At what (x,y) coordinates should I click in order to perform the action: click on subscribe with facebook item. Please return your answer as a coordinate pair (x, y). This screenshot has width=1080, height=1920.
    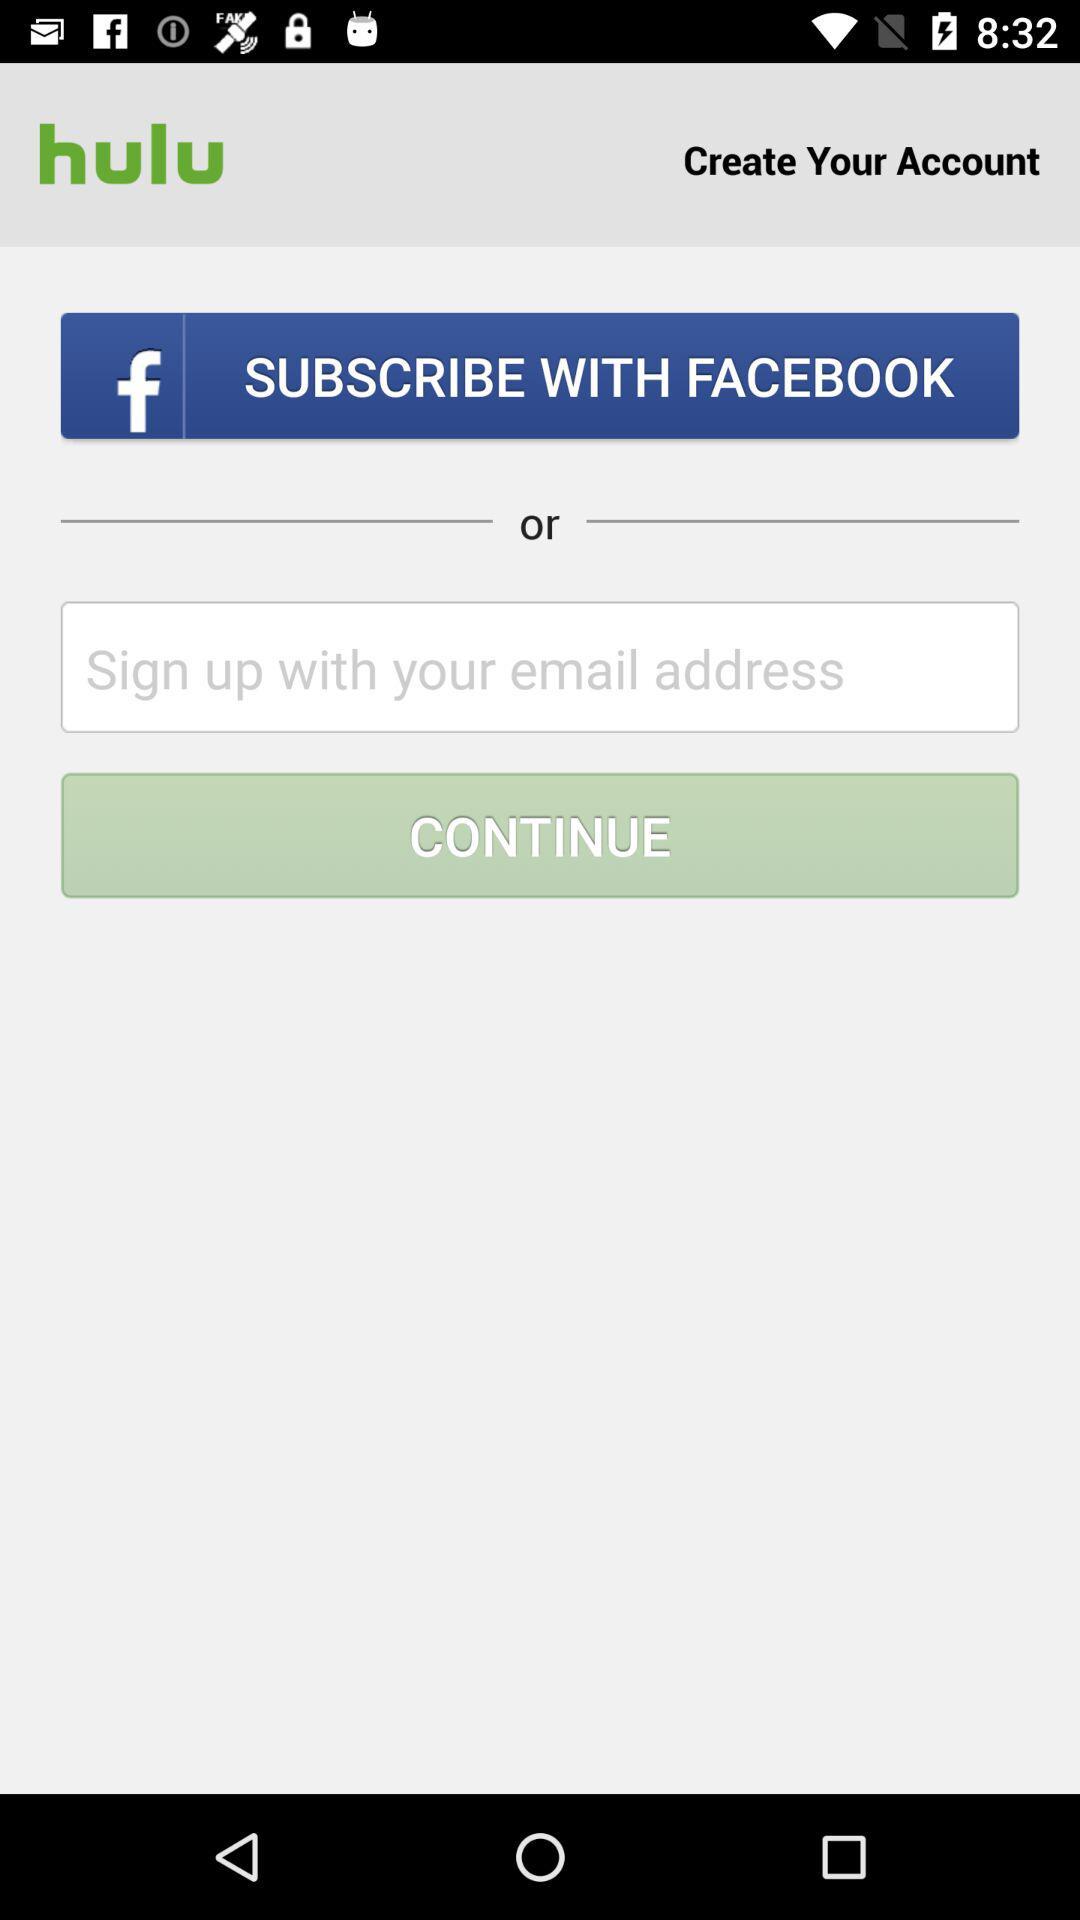
    Looking at the image, I should click on (540, 375).